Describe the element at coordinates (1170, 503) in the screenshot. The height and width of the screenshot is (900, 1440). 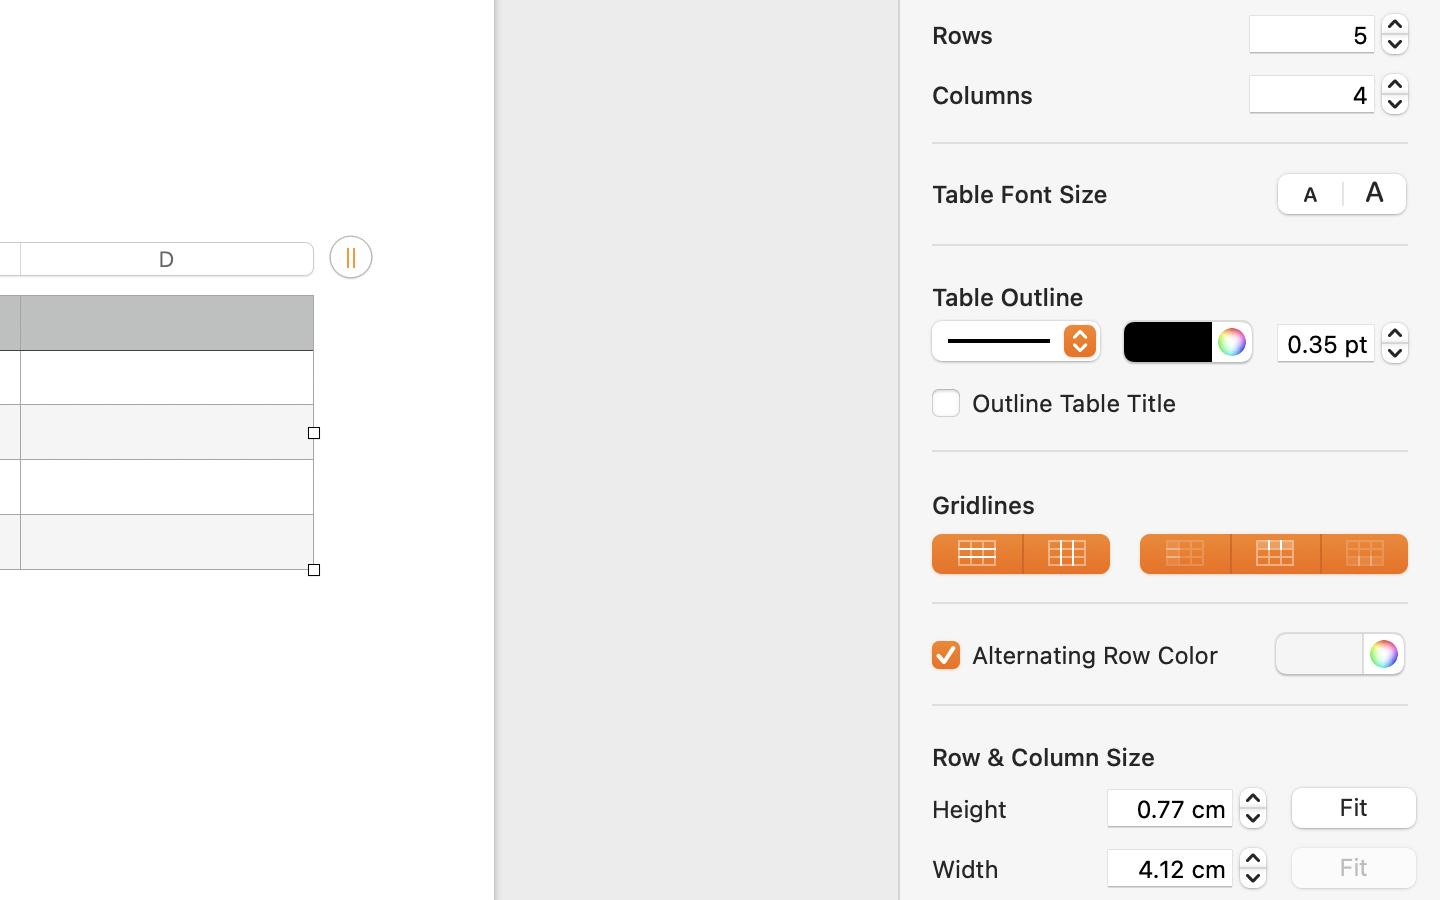
I see `'Gridlines'` at that location.